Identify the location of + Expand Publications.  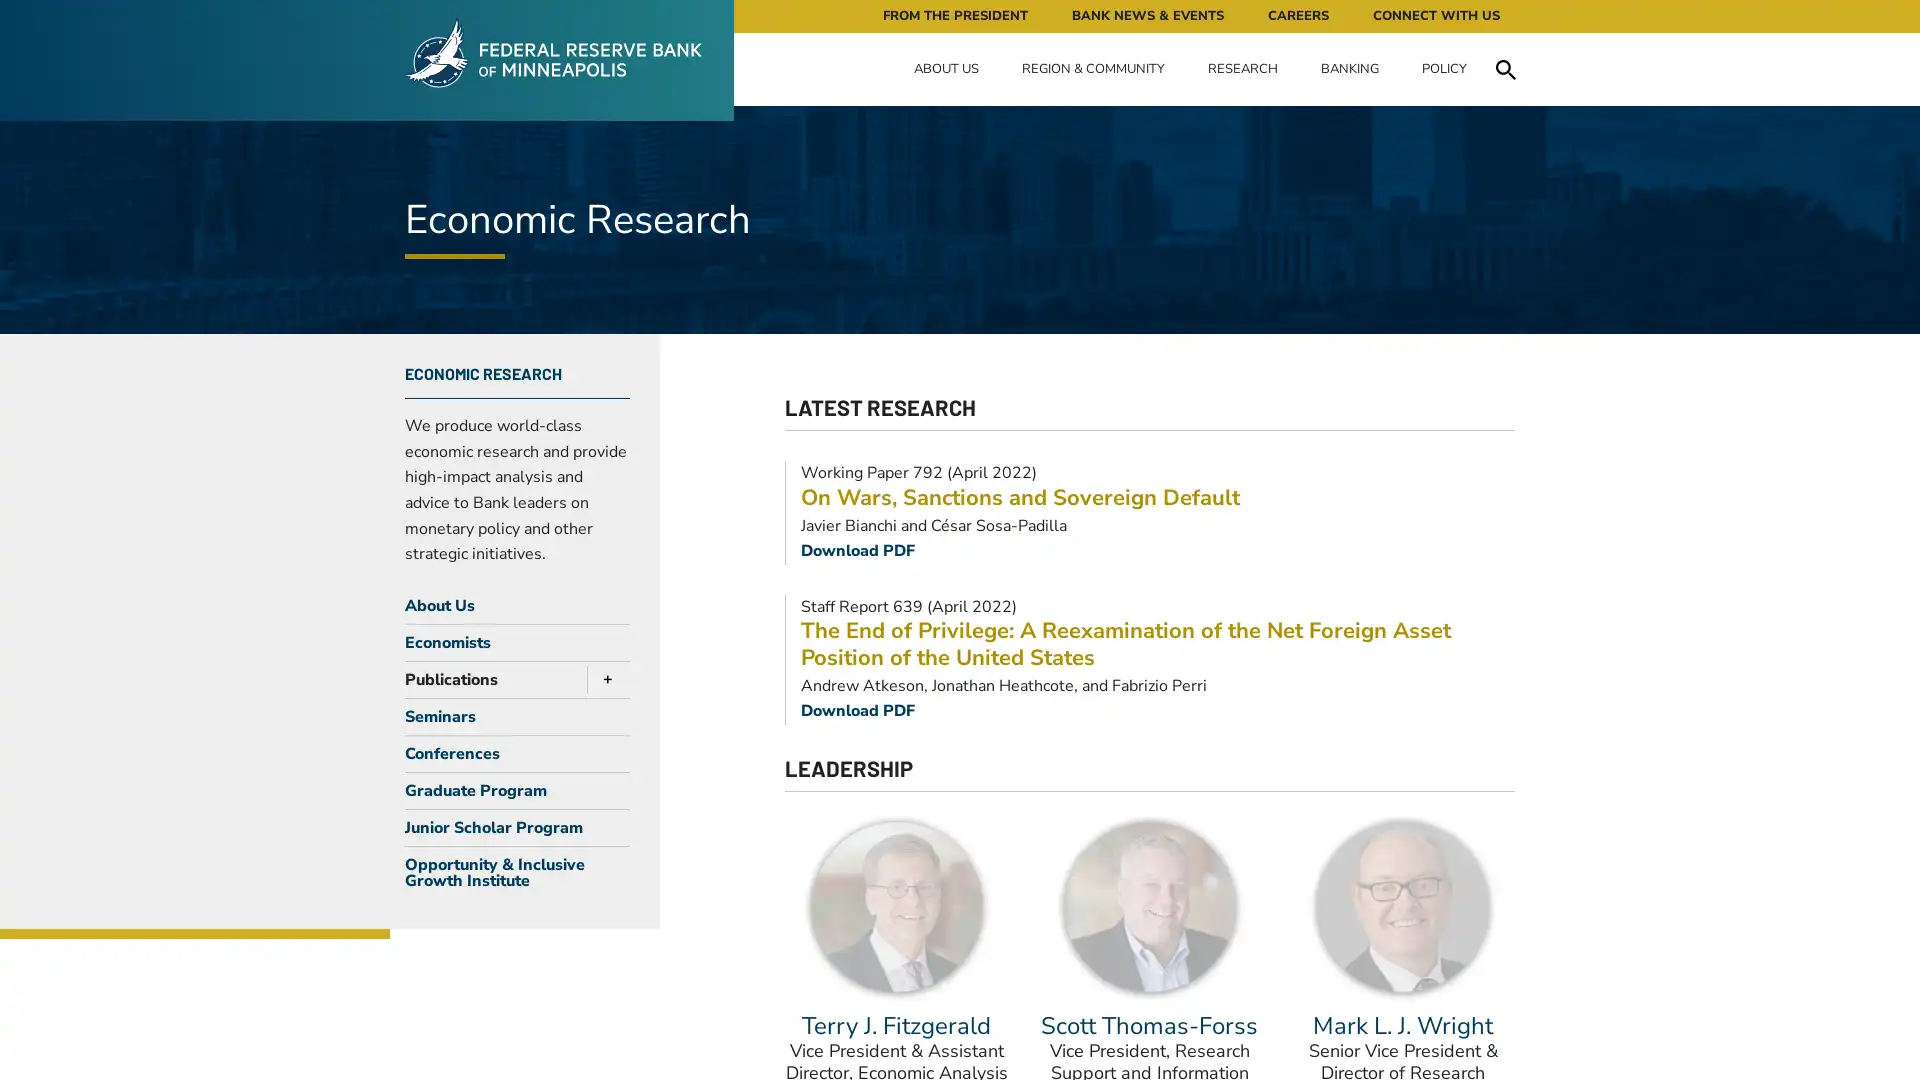
(602, 677).